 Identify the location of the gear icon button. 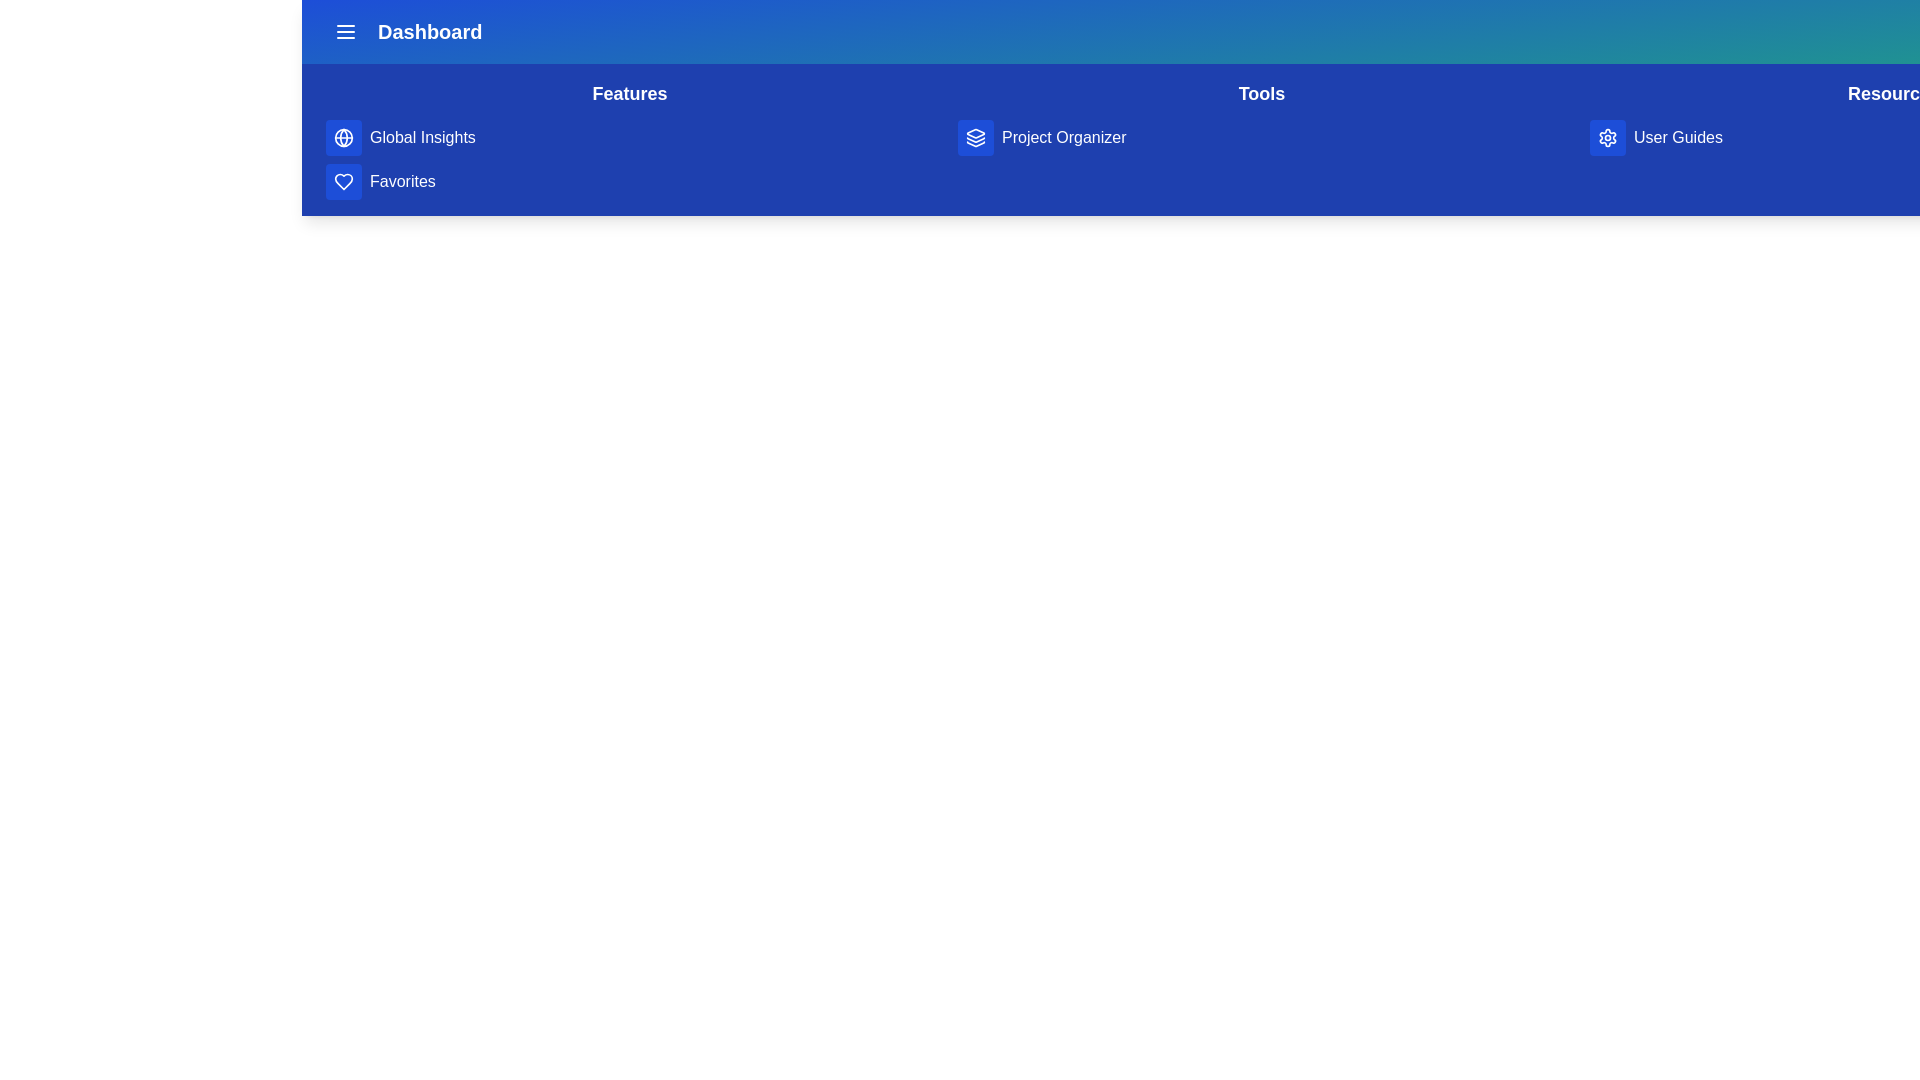
(1608, 137).